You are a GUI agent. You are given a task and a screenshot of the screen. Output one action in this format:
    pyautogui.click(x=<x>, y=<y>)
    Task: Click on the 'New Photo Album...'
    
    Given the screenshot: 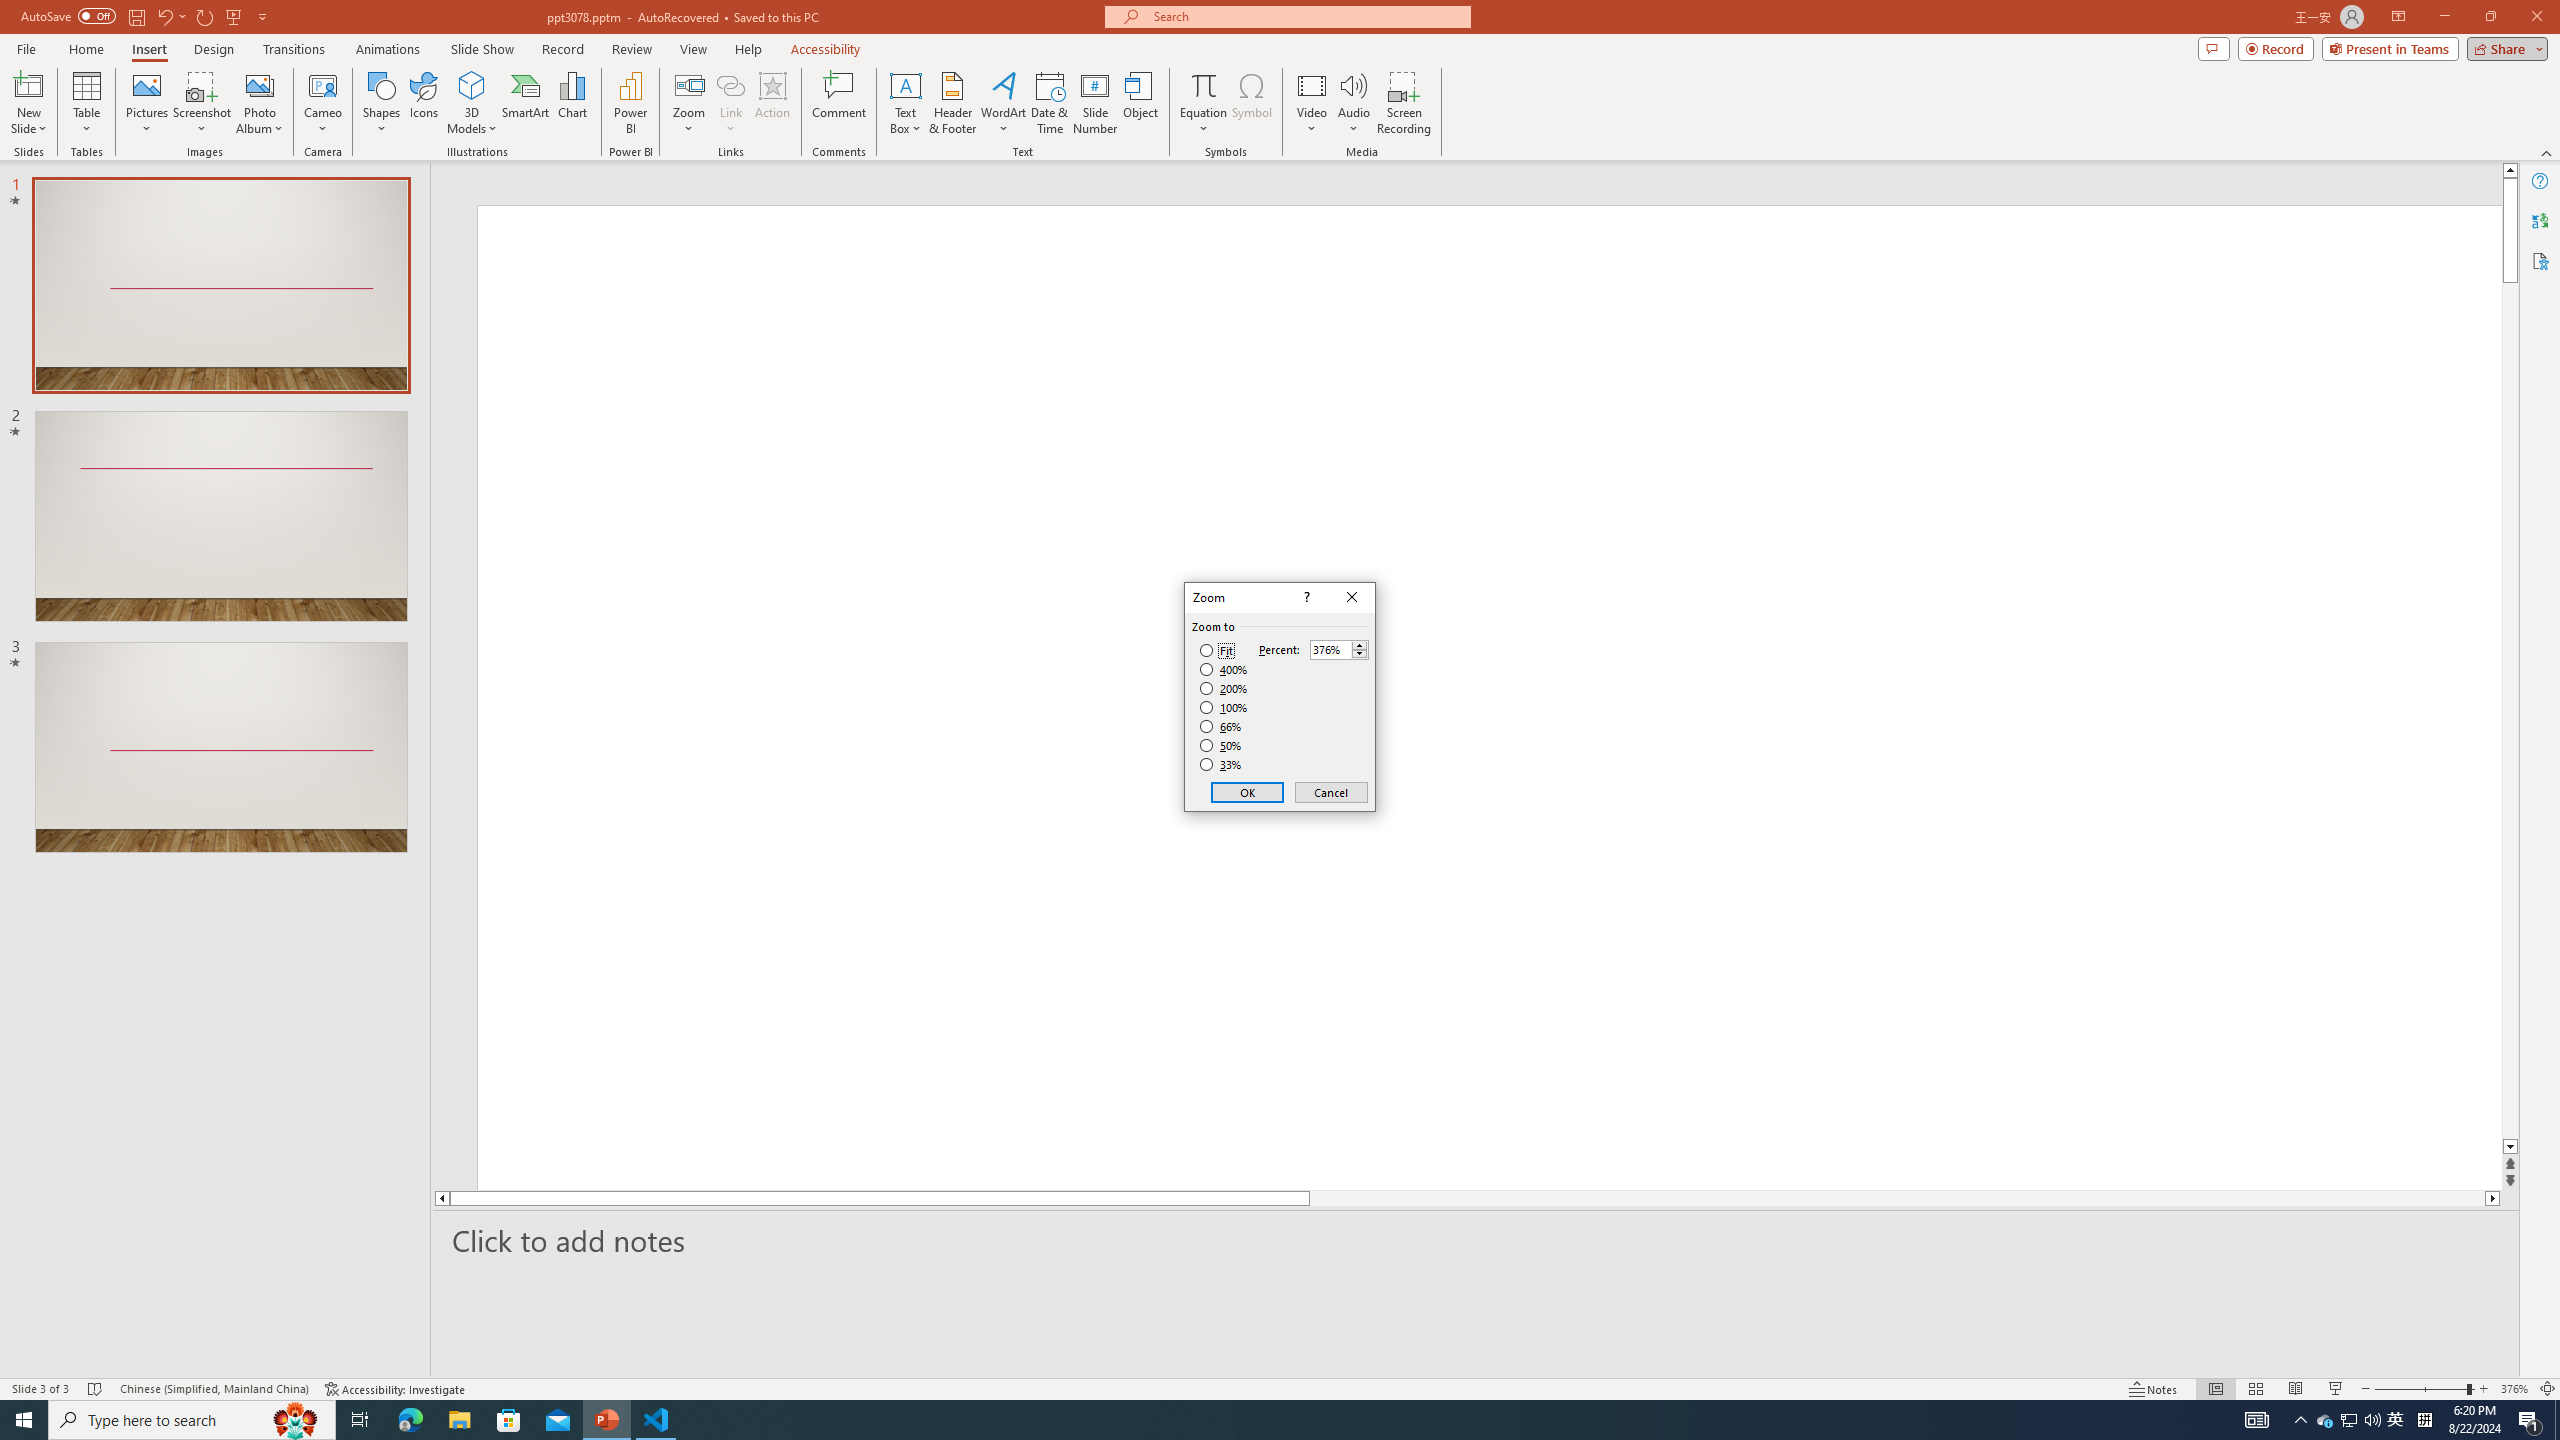 What is the action you would take?
    pyautogui.click(x=258, y=84)
    